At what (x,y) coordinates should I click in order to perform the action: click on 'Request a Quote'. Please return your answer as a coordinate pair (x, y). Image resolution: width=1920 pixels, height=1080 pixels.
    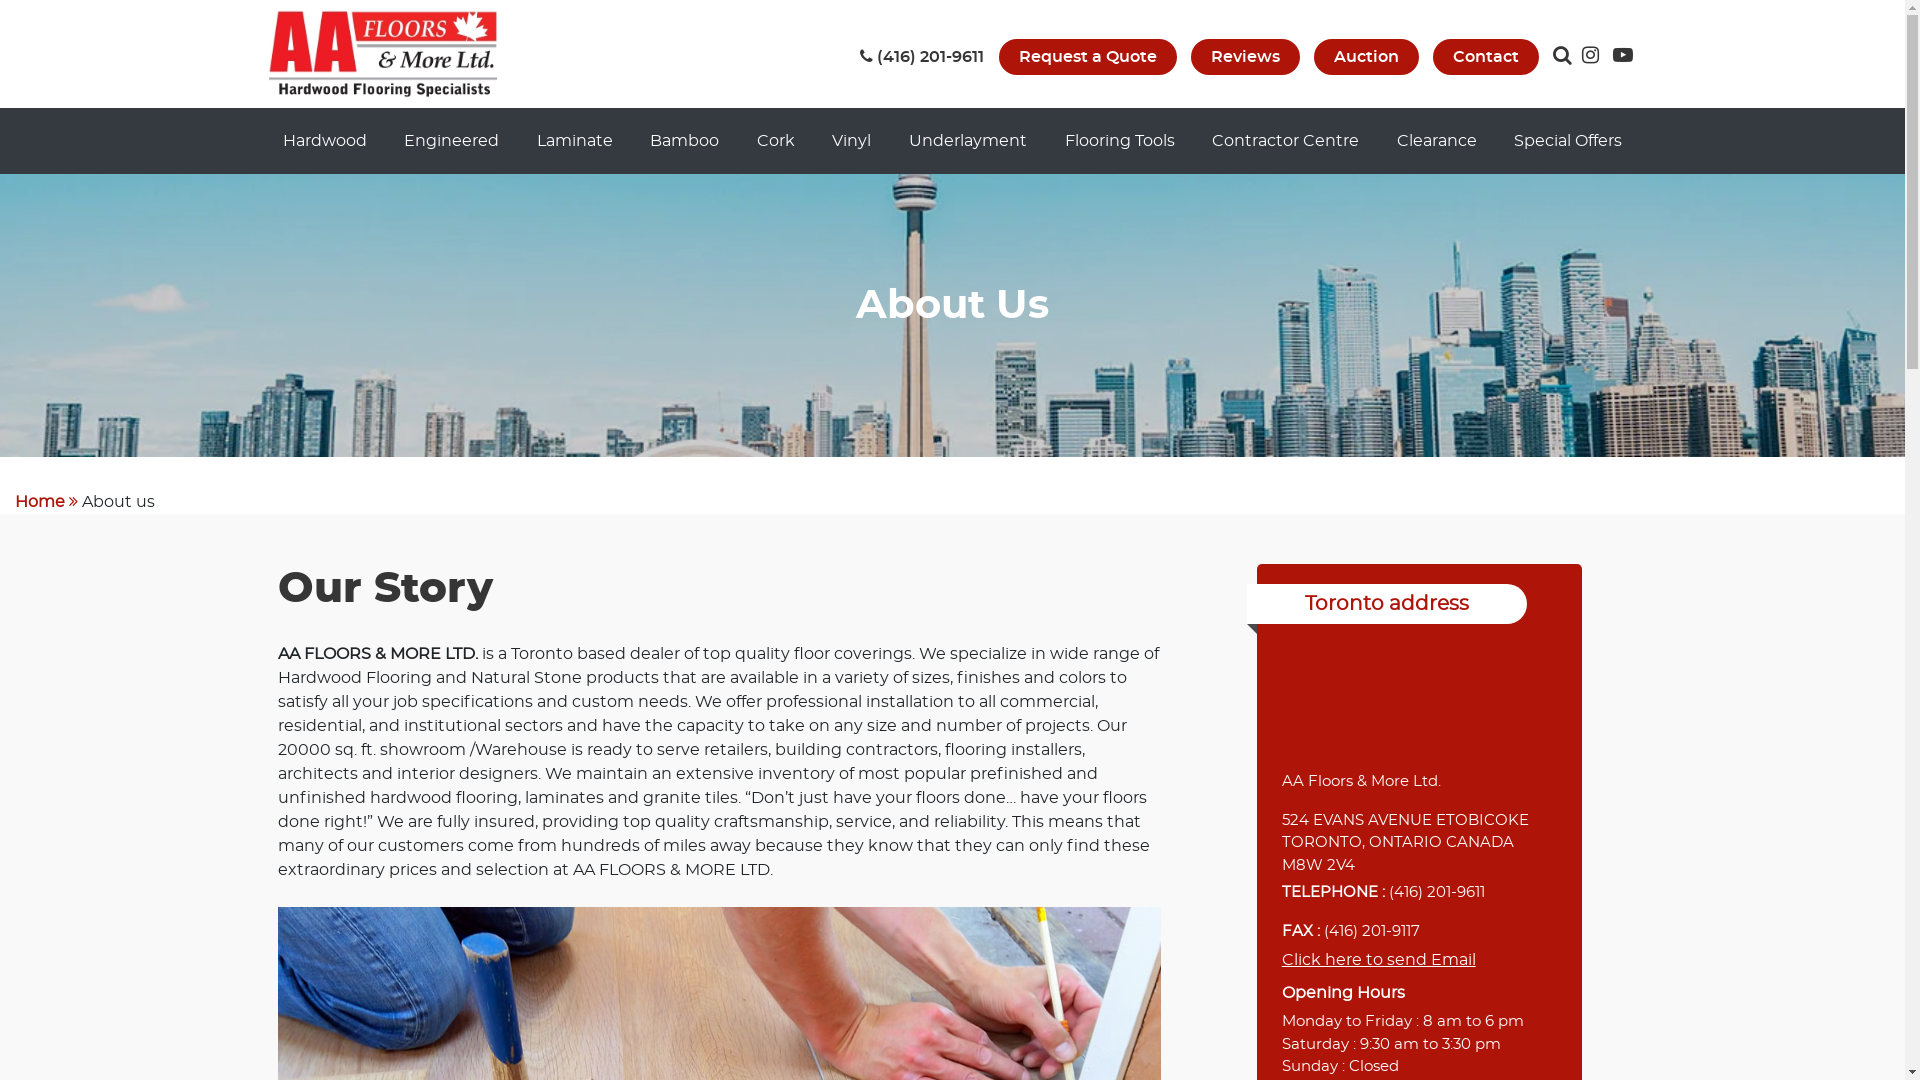
    Looking at the image, I should click on (1085, 56).